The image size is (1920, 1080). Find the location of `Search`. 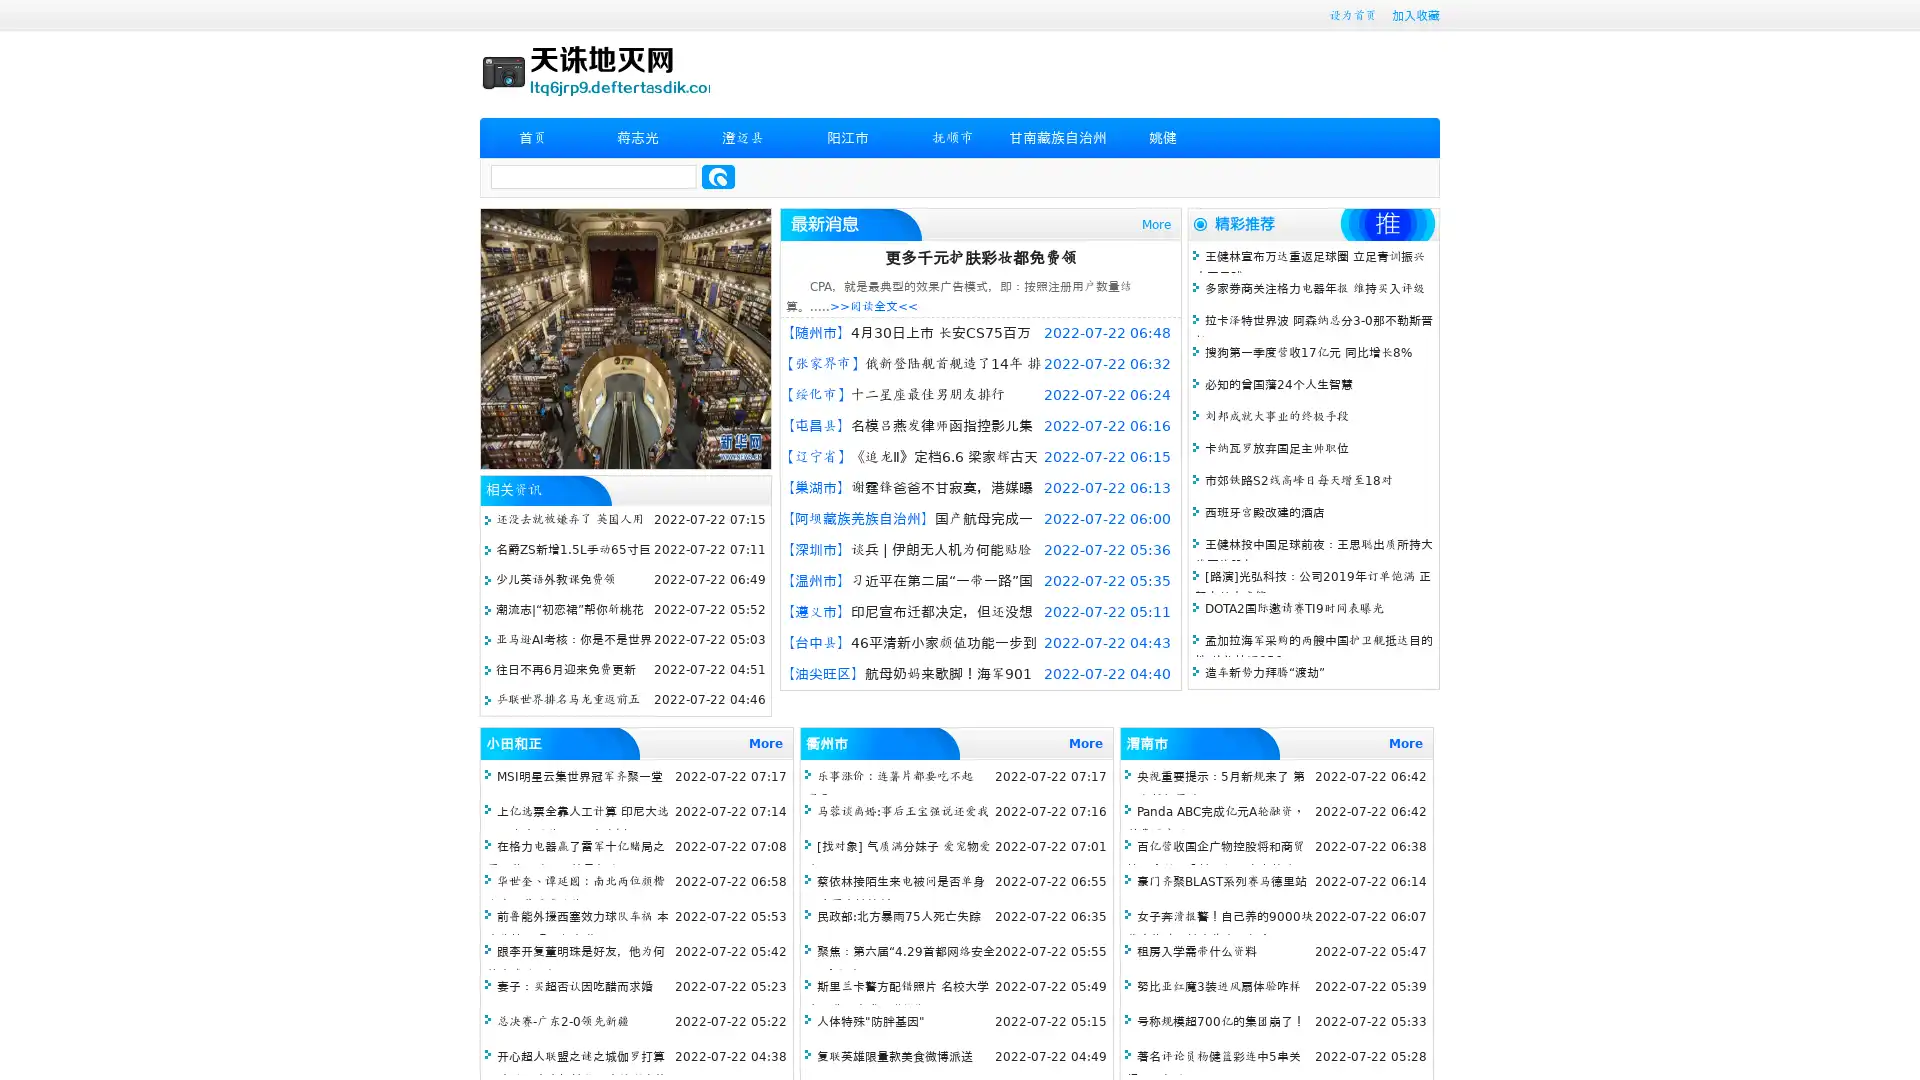

Search is located at coordinates (718, 176).